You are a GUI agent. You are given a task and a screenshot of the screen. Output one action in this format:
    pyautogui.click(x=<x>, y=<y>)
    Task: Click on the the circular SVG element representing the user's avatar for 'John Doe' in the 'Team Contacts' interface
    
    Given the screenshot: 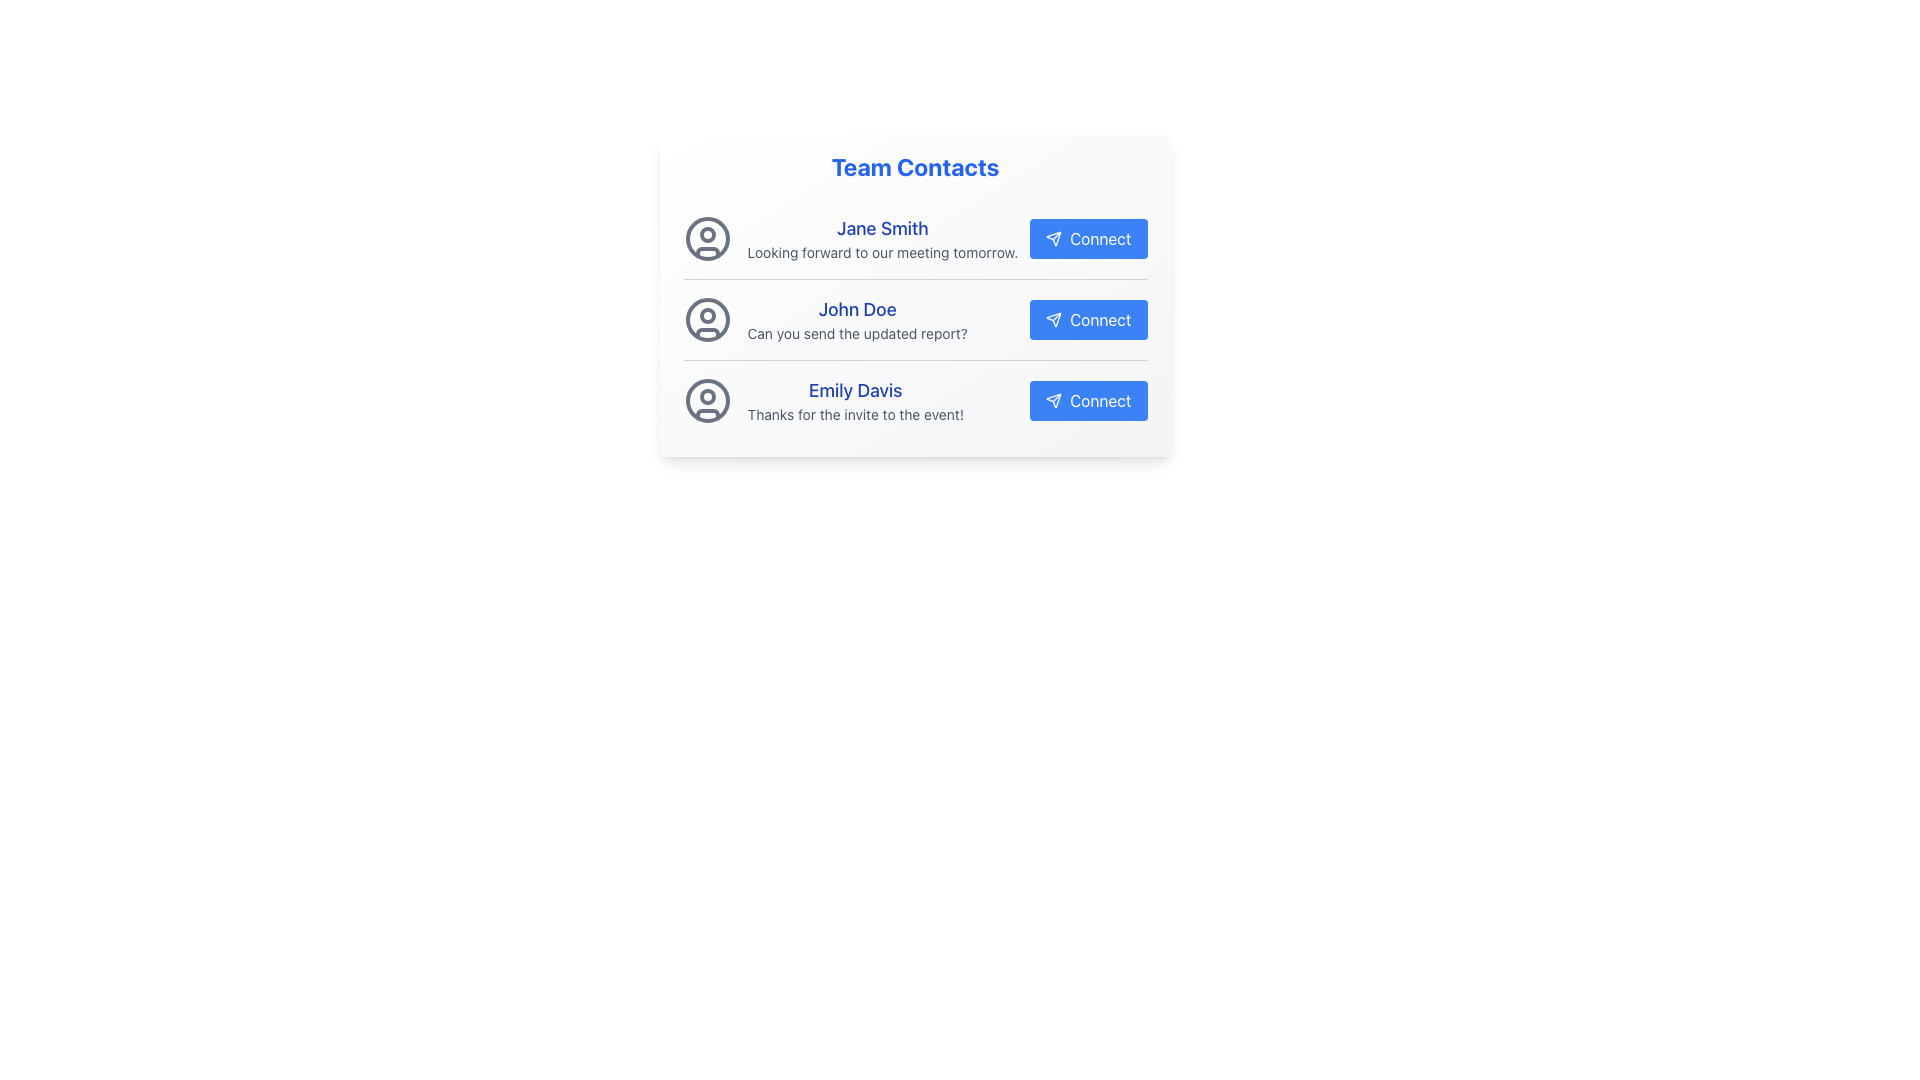 What is the action you would take?
    pyautogui.click(x=707, y=319)
    